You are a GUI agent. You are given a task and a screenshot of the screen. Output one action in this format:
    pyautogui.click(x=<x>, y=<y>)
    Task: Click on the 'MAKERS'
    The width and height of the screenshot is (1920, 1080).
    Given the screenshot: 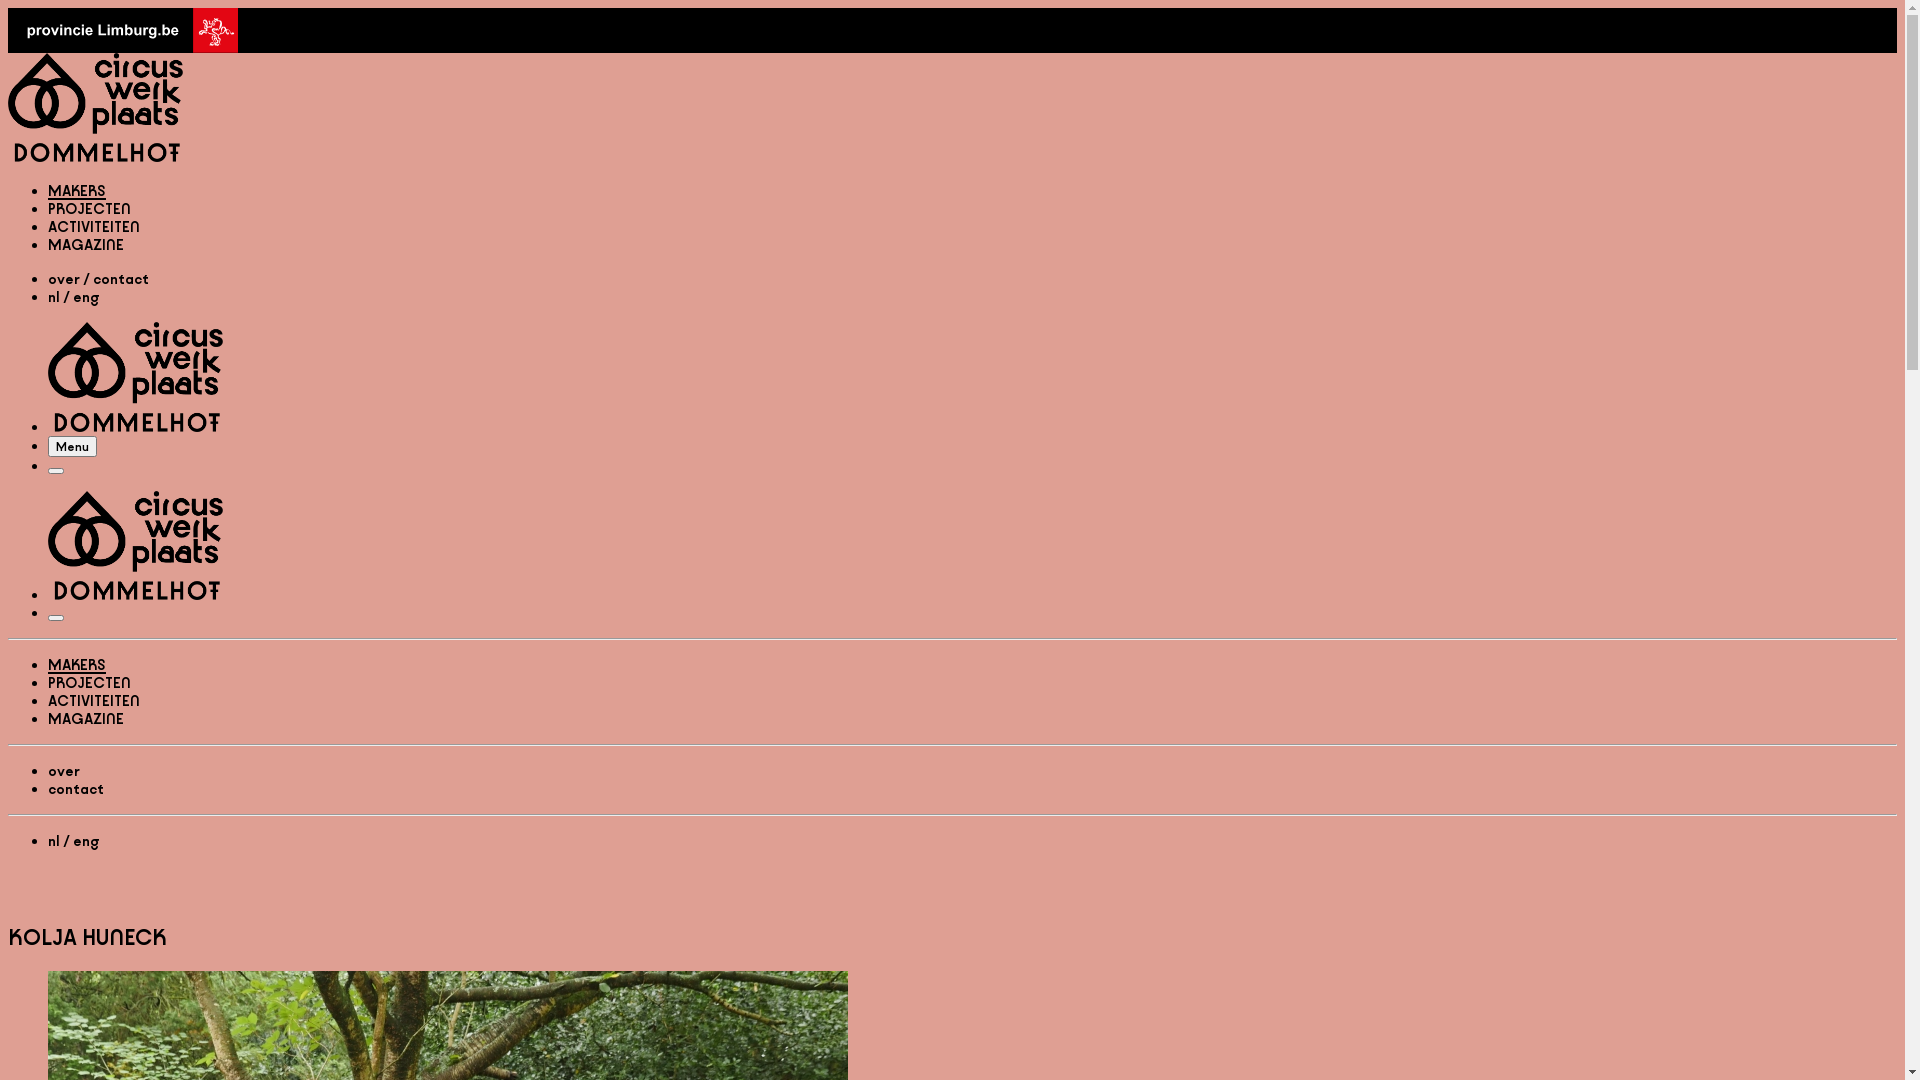 What is the action you would take?
    pyautogui.click(x=76, y=664)
    